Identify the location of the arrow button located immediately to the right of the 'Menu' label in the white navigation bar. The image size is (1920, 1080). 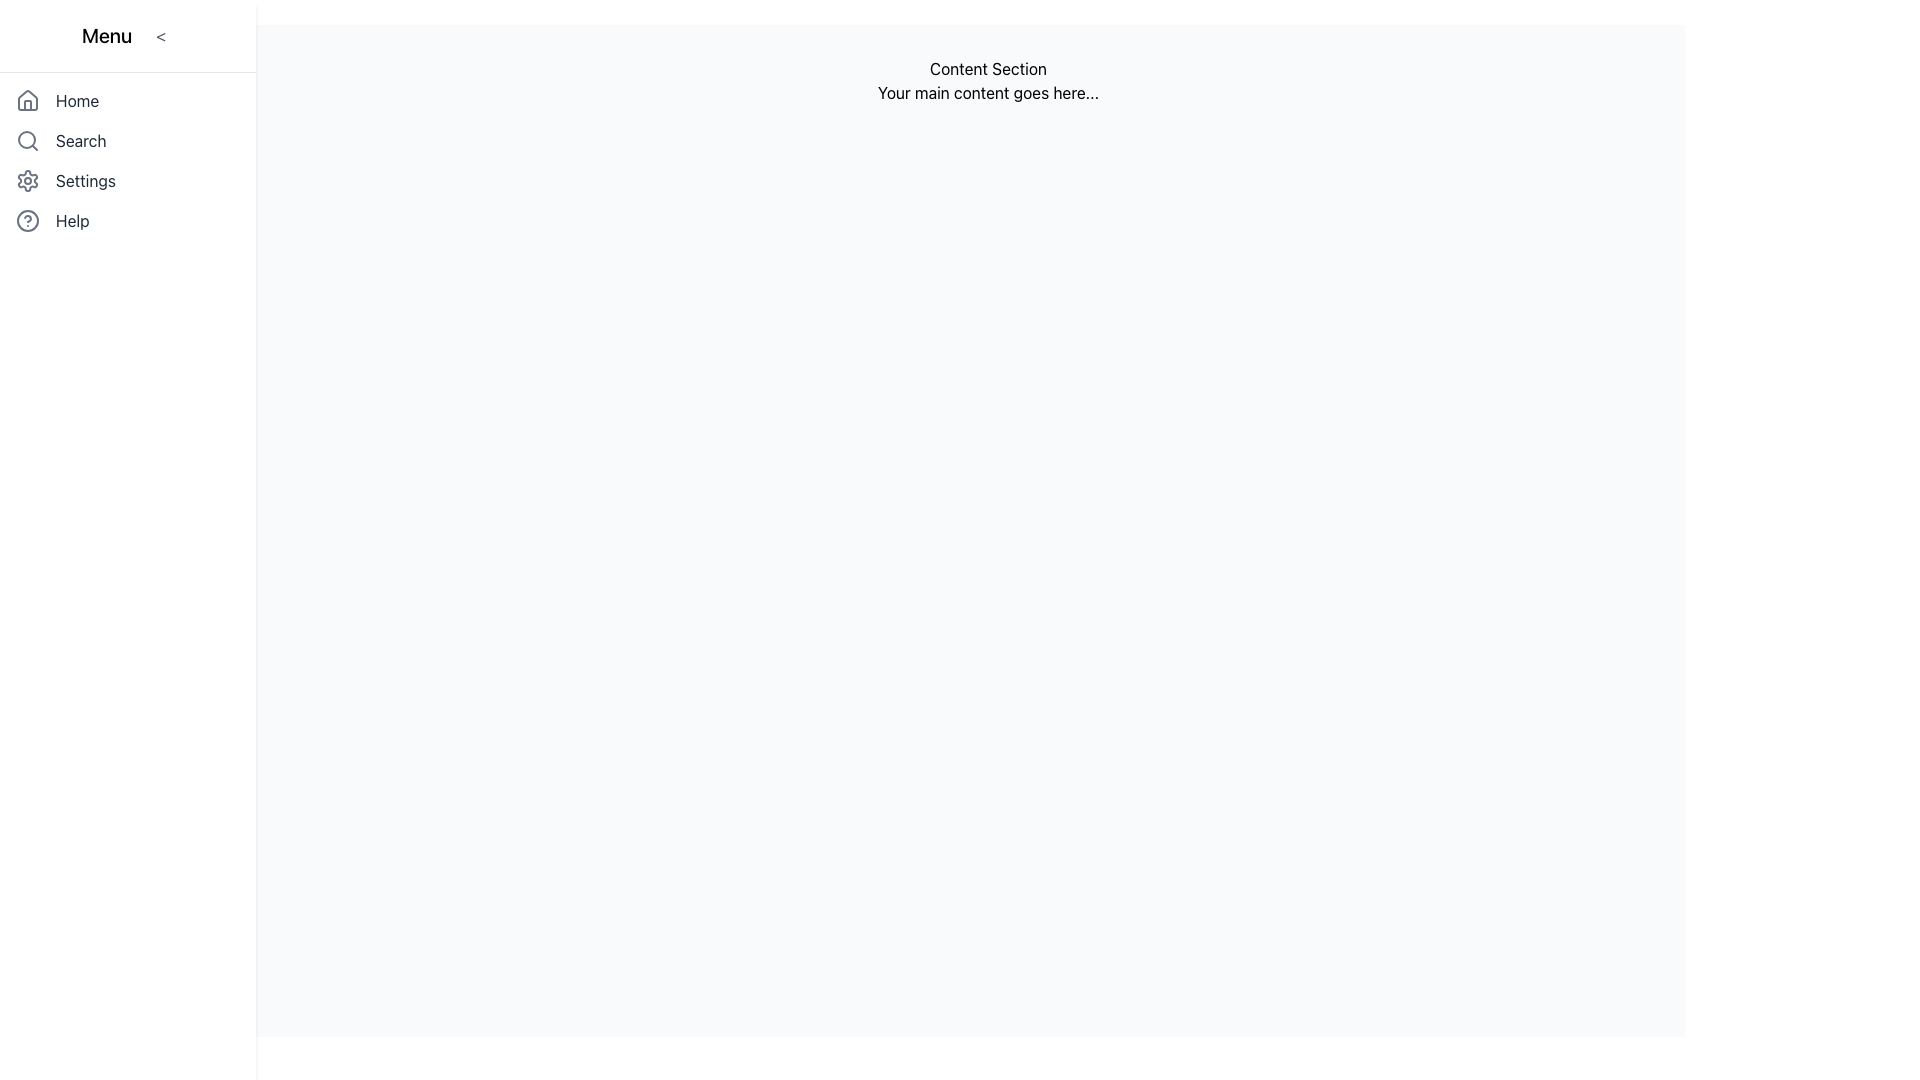
(161, 35).